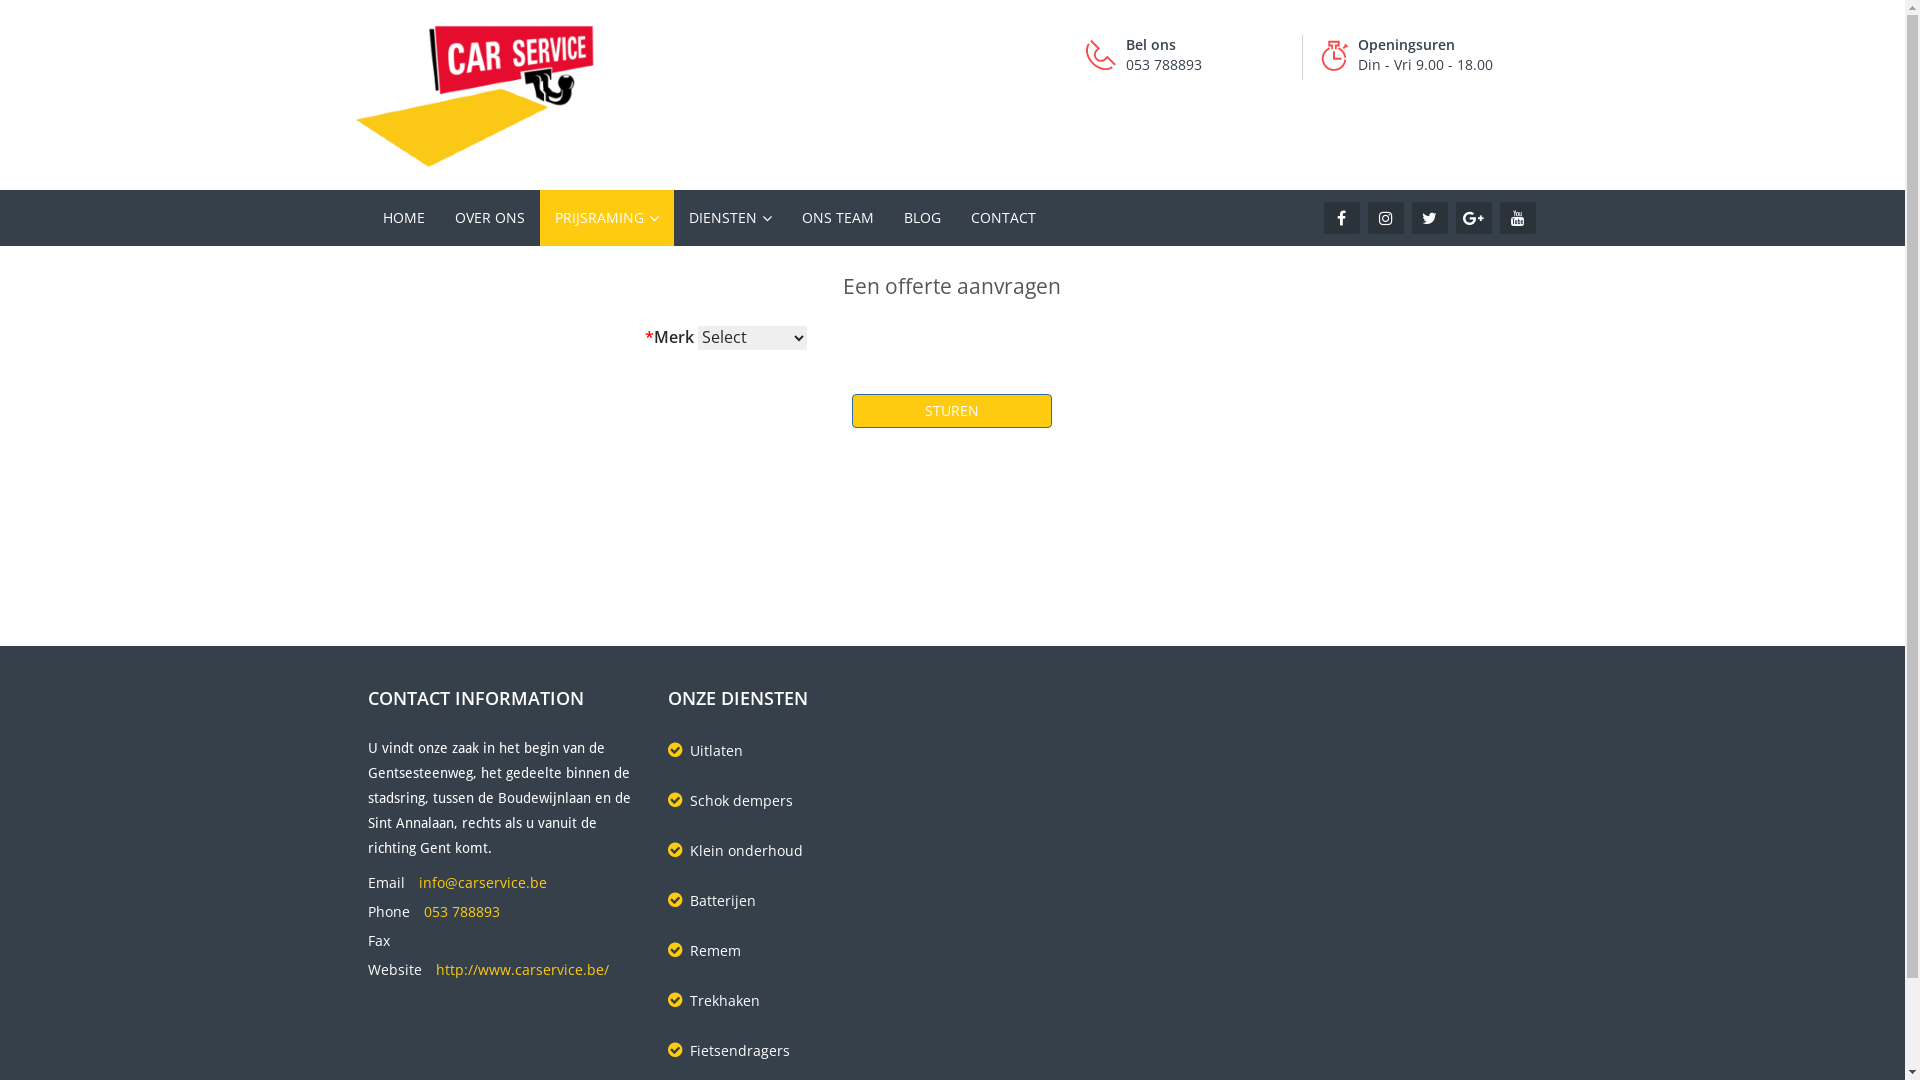 Image resolution: width=1920 pixels, height=1080 pixels. I want to click on 'OVER ONS', so click(489, 218).